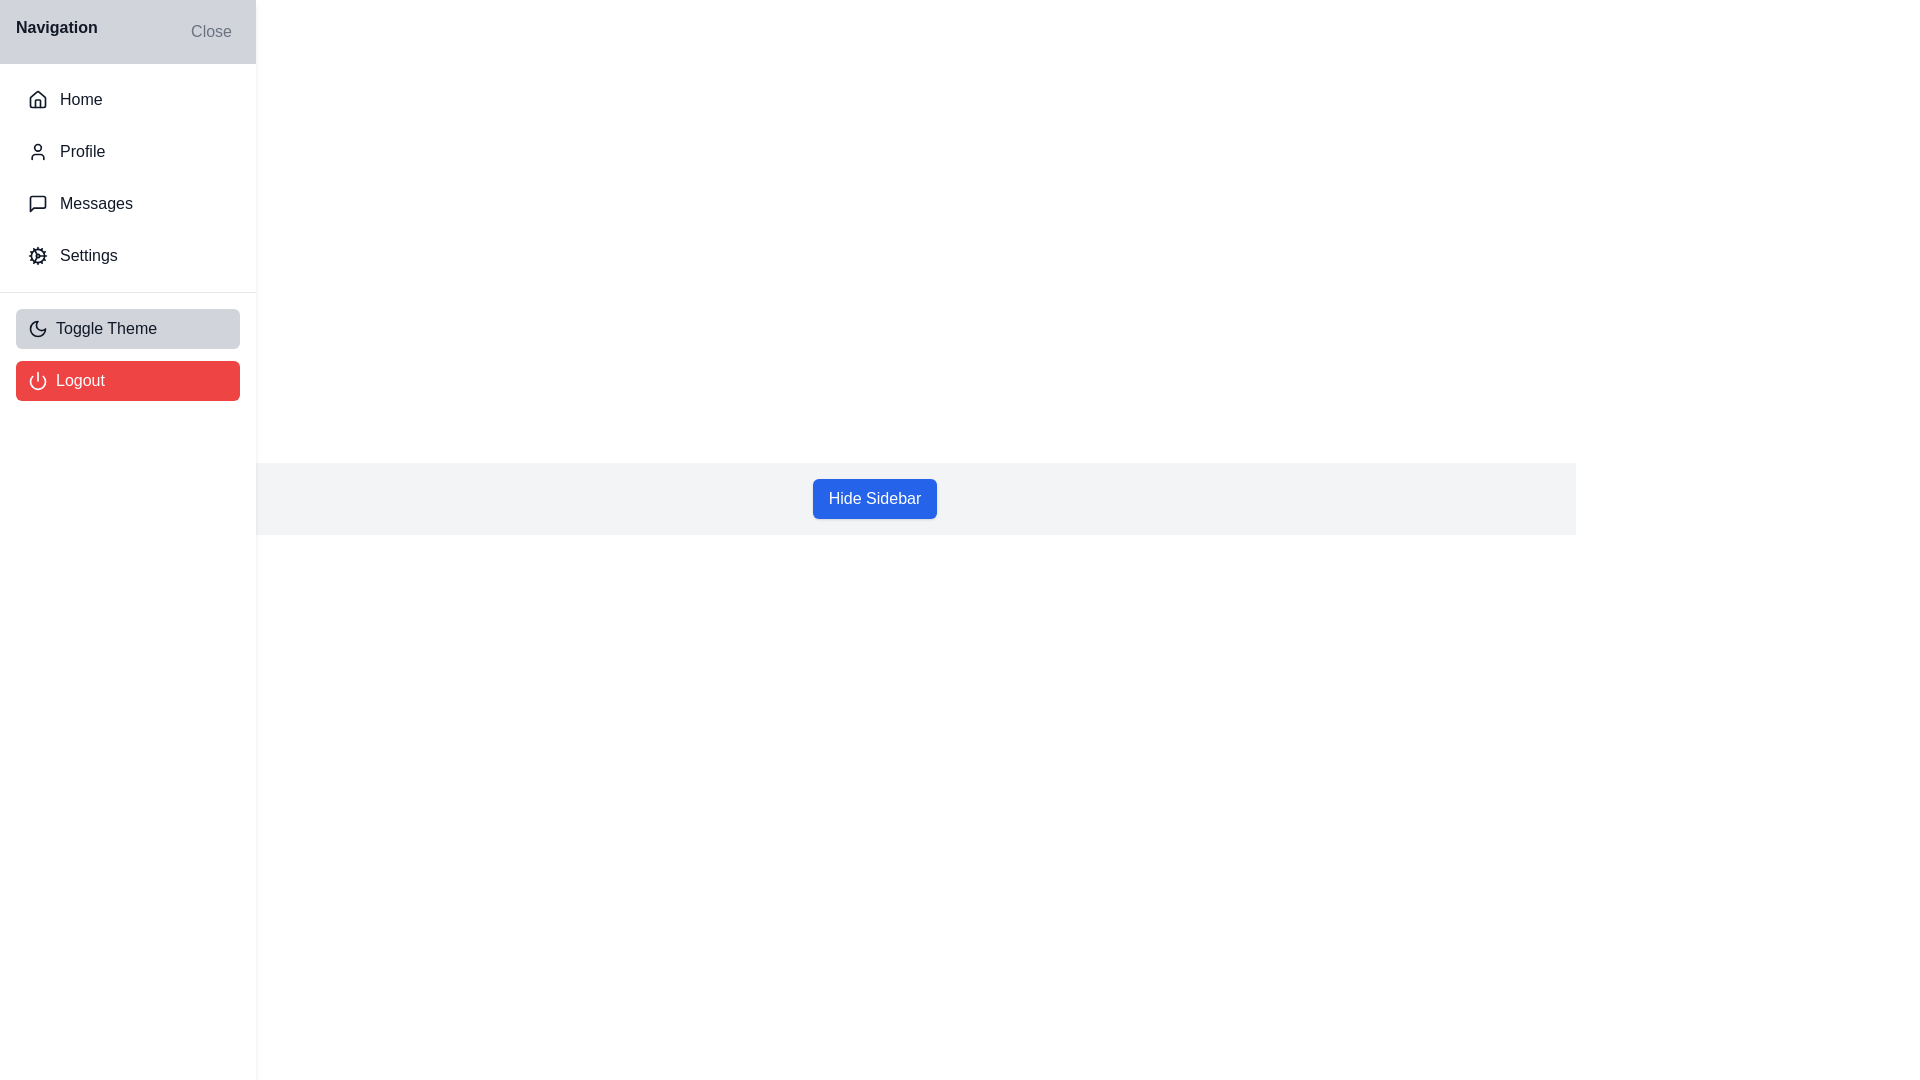 This screenshot has height=1080, width=1920. What do you see at coordinates (127, 100) in the screenshot?
I see `the 'Home' Navigation Button located at the top of the vertical navigation menu` at bounding box center [127, 100].